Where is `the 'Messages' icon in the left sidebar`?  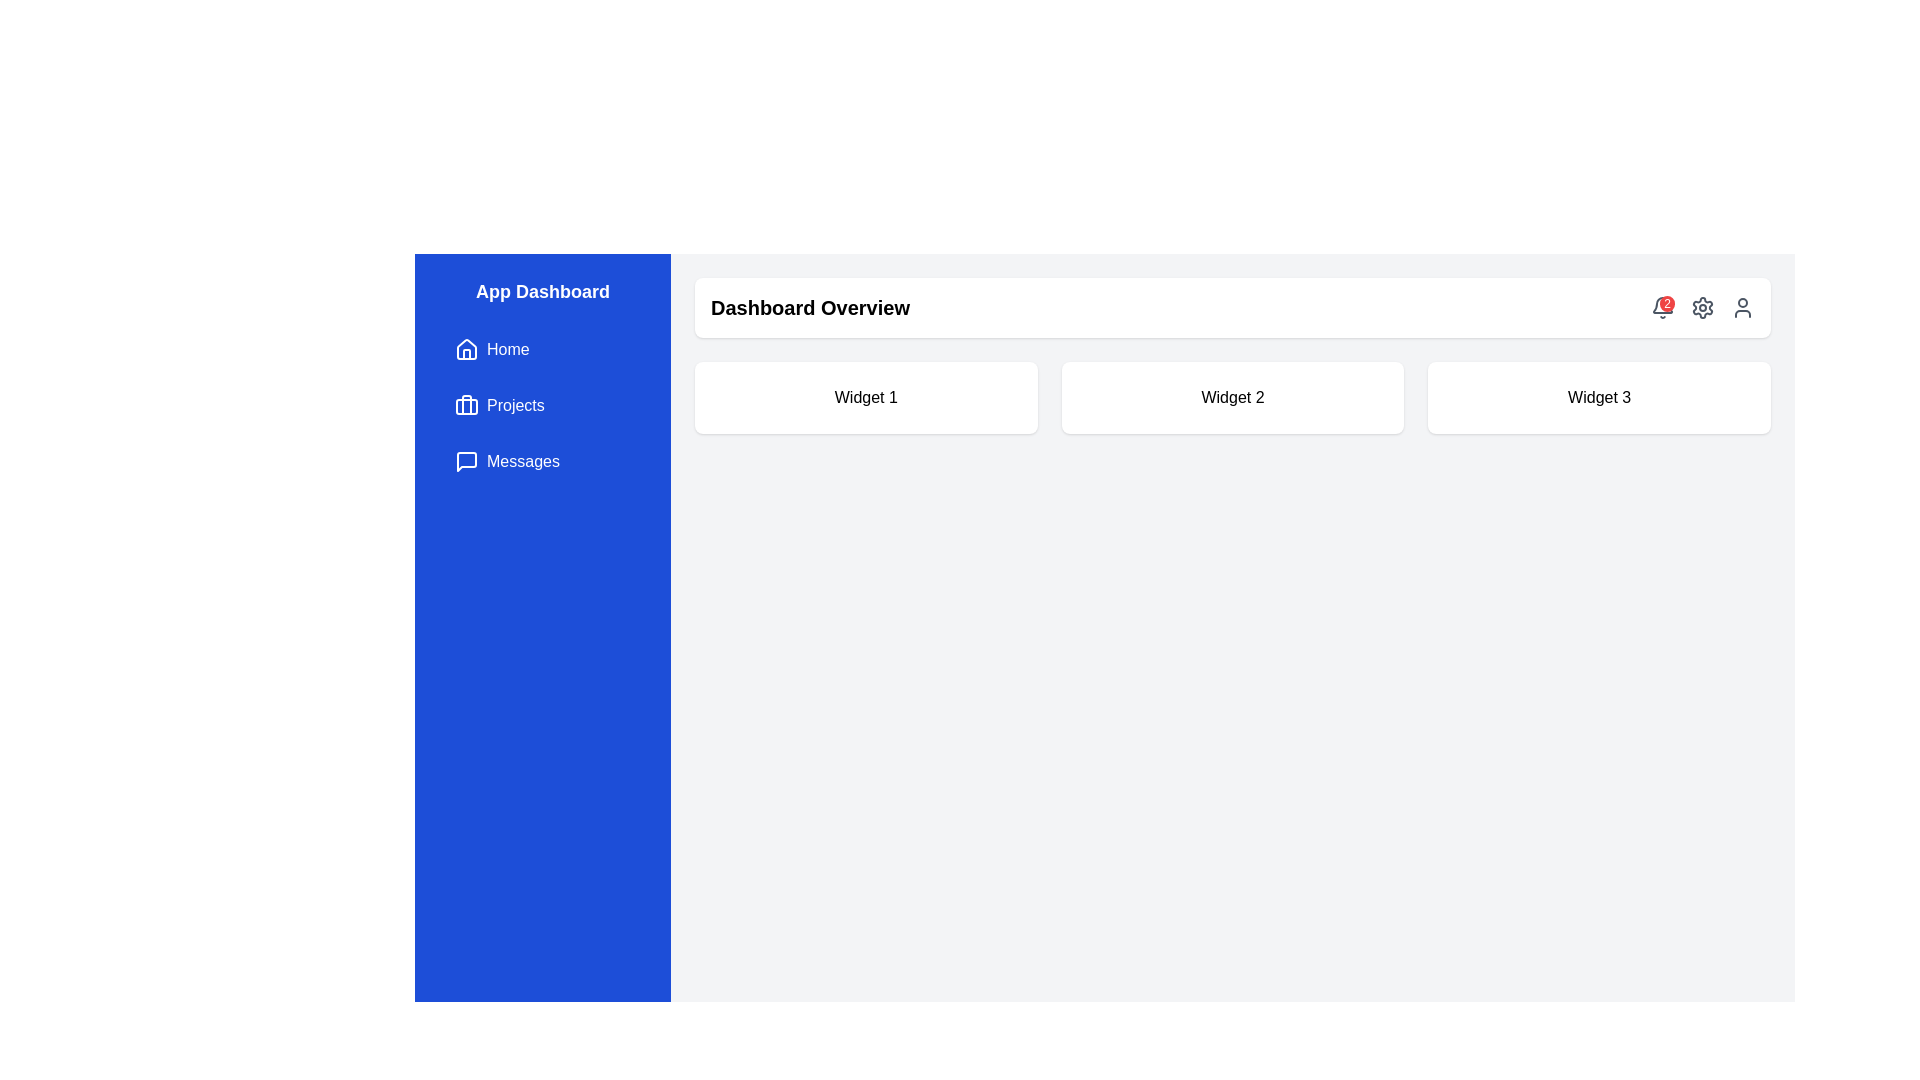 the 'Messages' icon in the left sidebar is located at coordinates (465, 462).